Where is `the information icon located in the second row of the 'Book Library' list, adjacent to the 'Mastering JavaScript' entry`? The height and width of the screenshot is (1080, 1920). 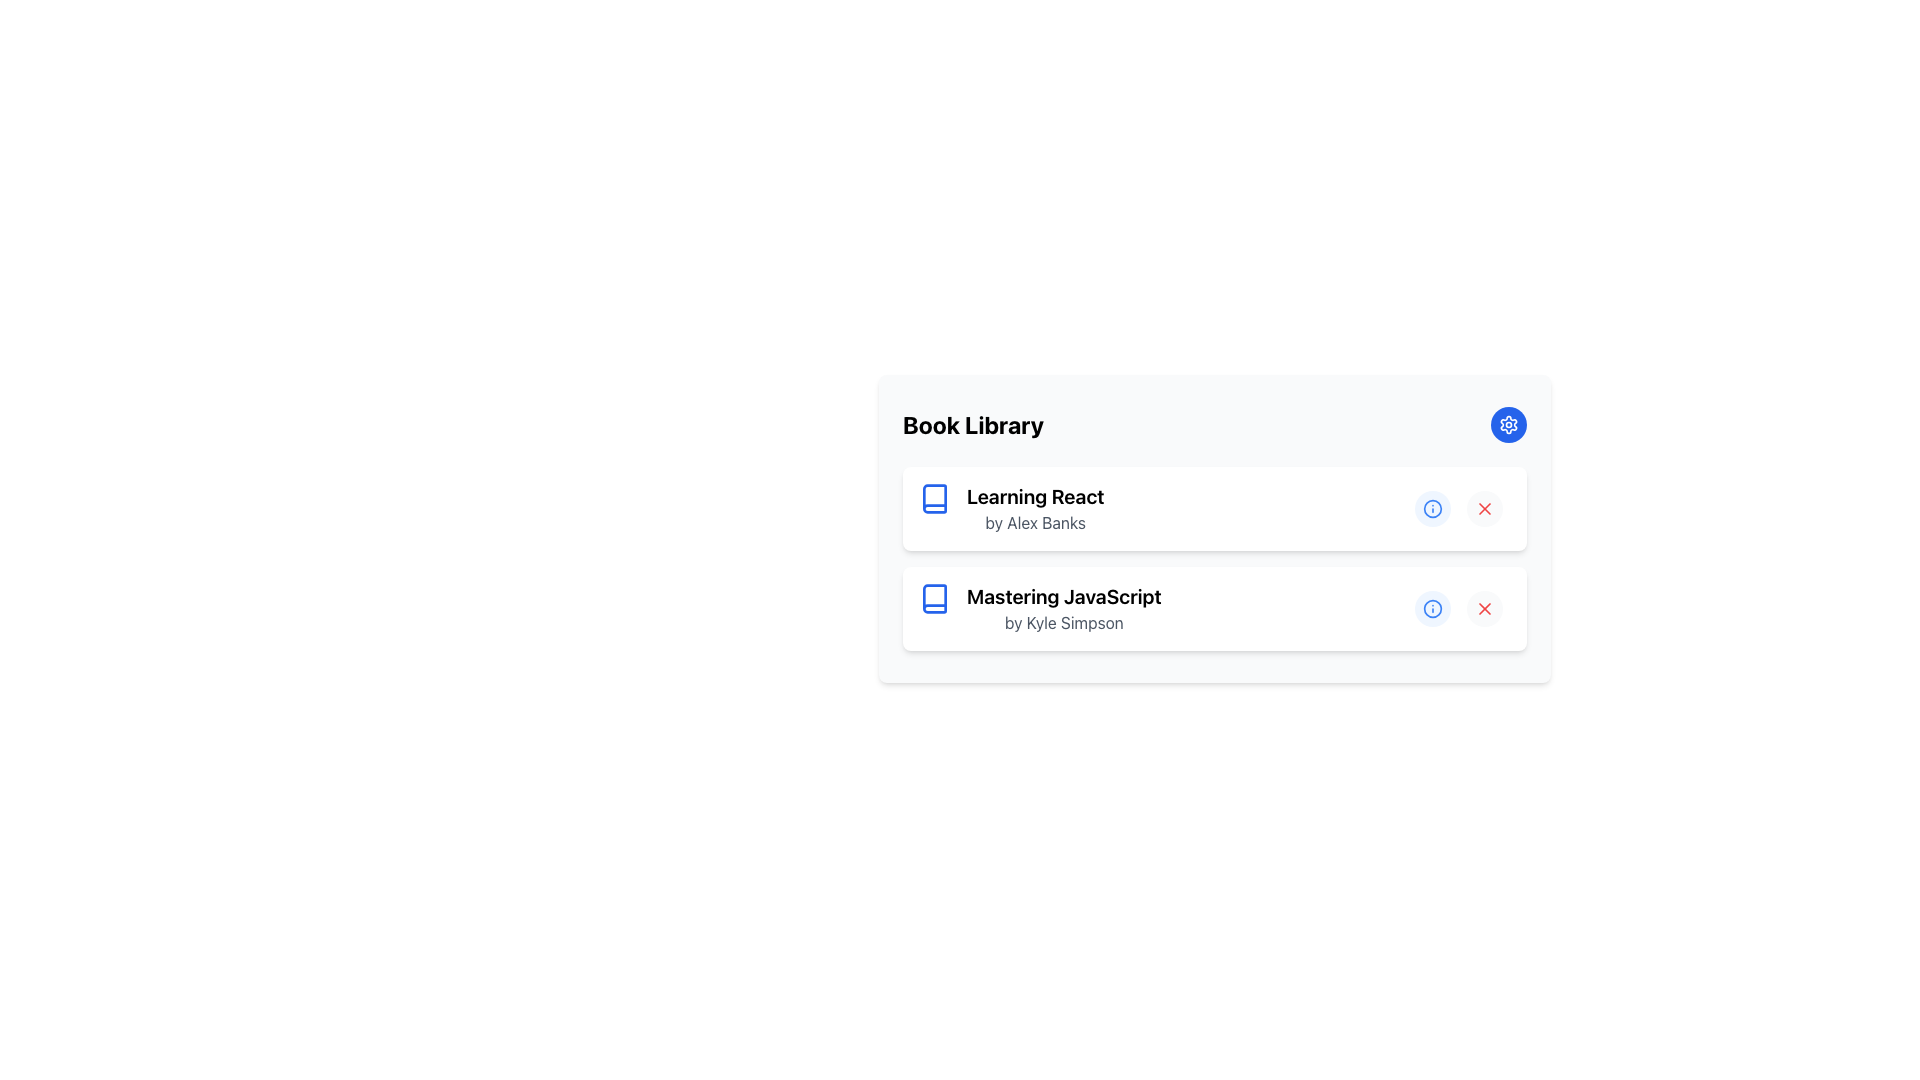 the information icon located in the second row of the 'Book Library' list, adjacent to the 'Mastering JavaScript' entry is located at coordinates (1432, 508).